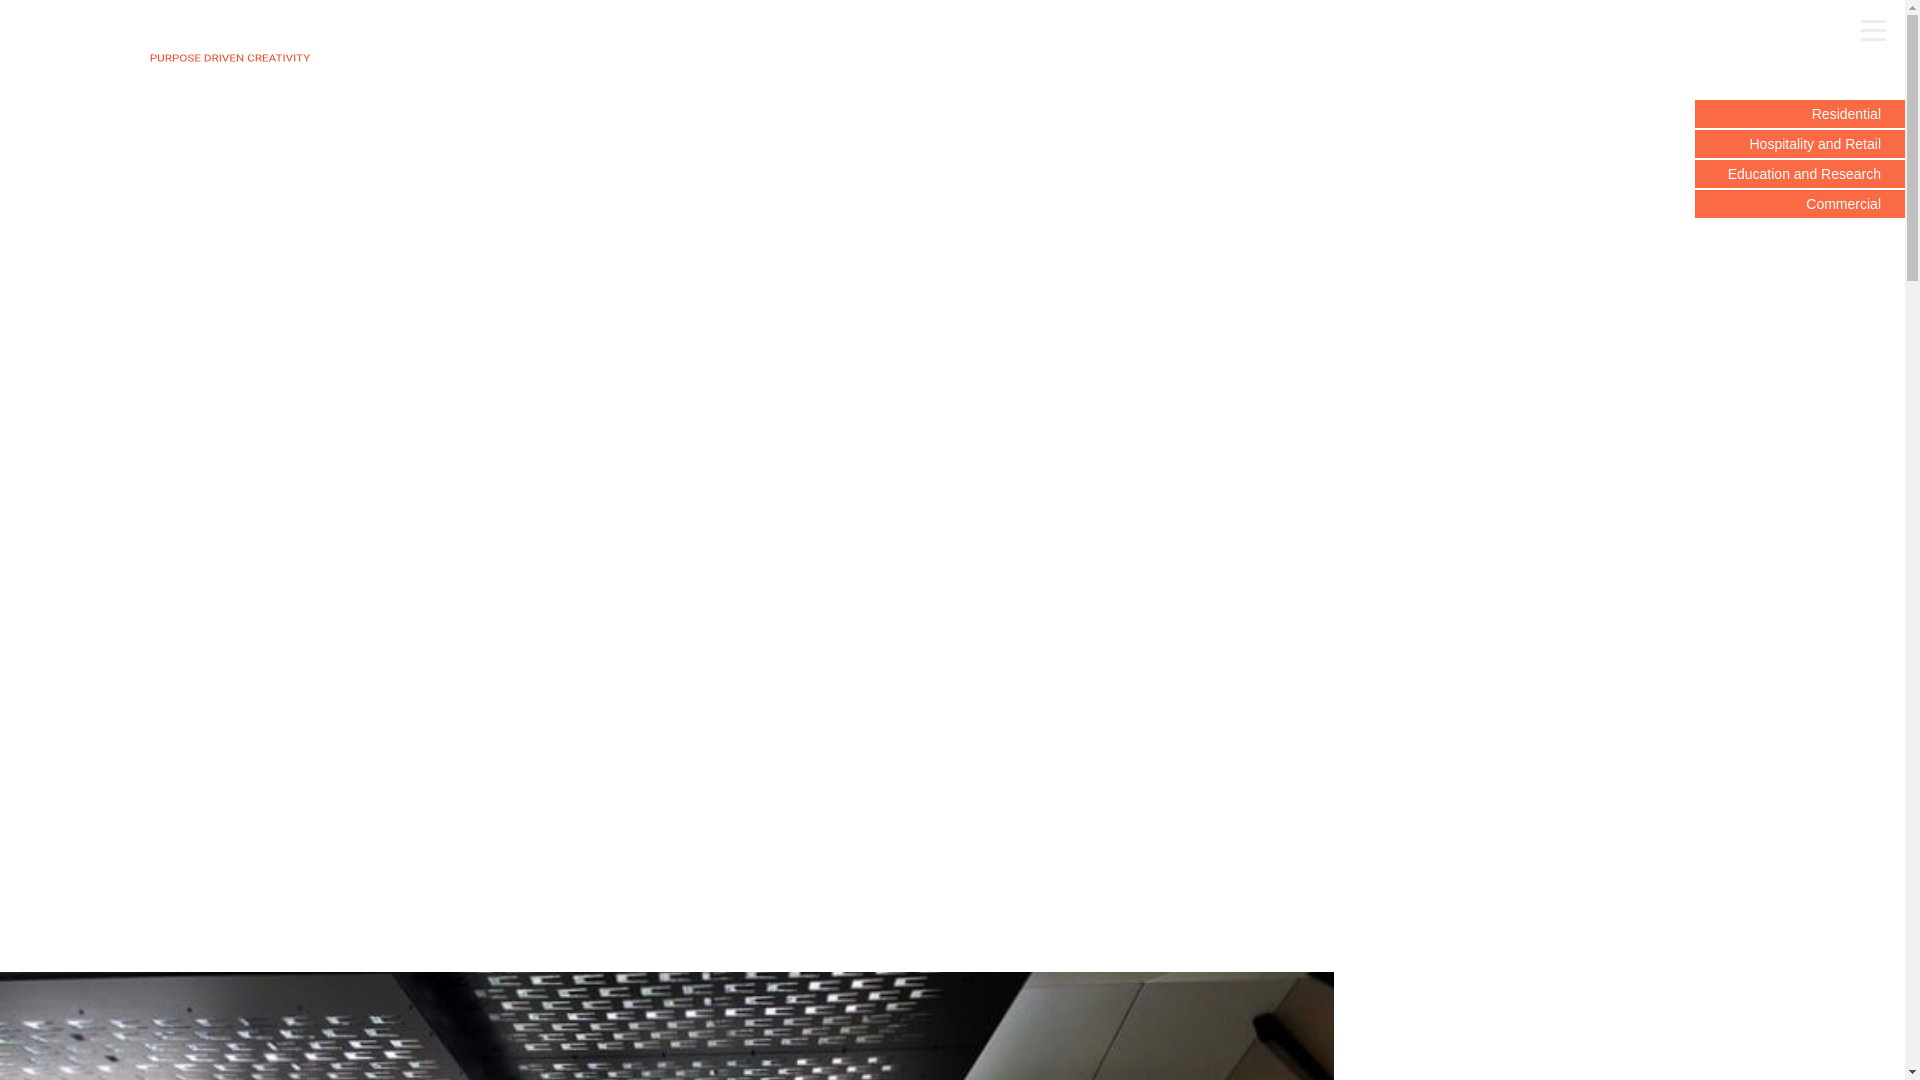  Describe the element at coordinates (1800, 114) in the screenshot. I see `'Residential'` at that location.